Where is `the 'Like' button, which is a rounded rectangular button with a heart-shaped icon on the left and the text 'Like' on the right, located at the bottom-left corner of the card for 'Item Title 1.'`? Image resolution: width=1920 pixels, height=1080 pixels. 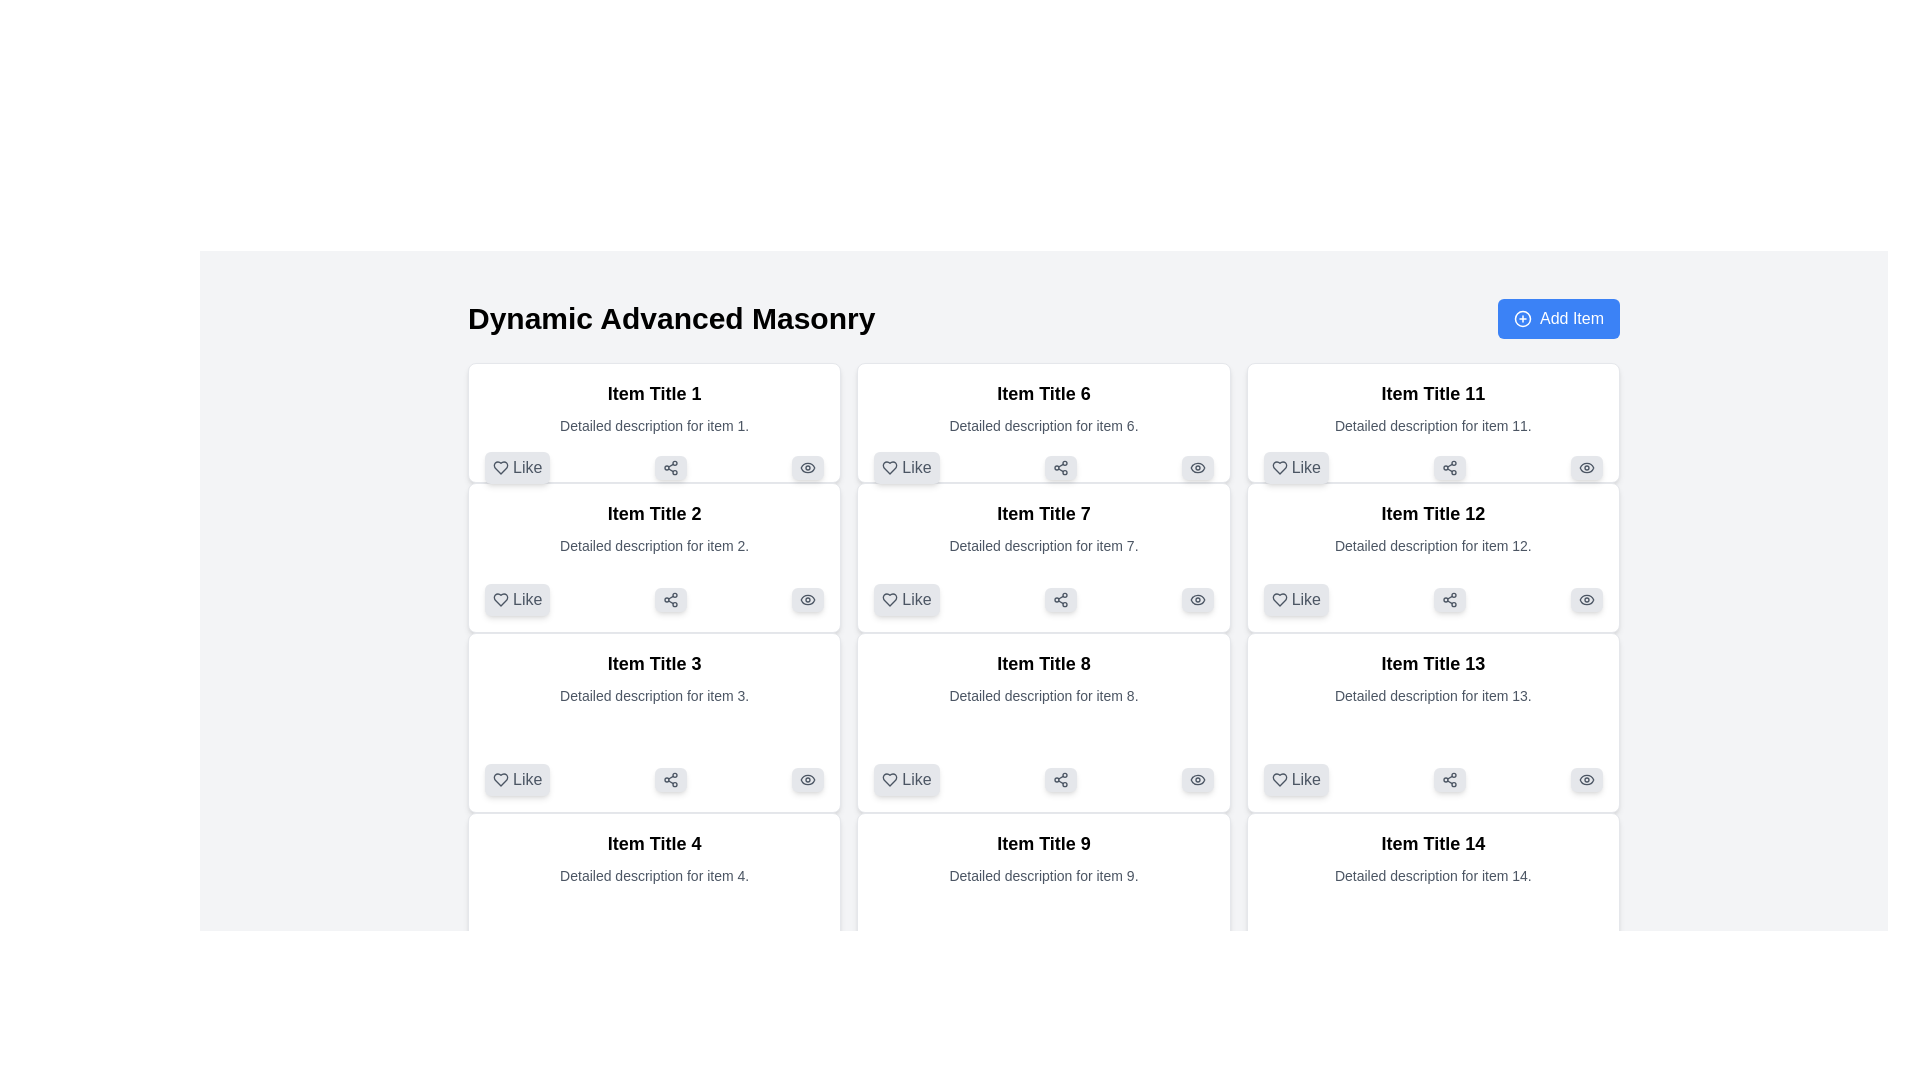 the 'Like' button, which is a rounded rectangular button with a heart-shaped icon on the left and the text 'Like' on the right, located at the bottom-left corner of the card for 'Item Title 1.' is located at coordinates (517, 467).